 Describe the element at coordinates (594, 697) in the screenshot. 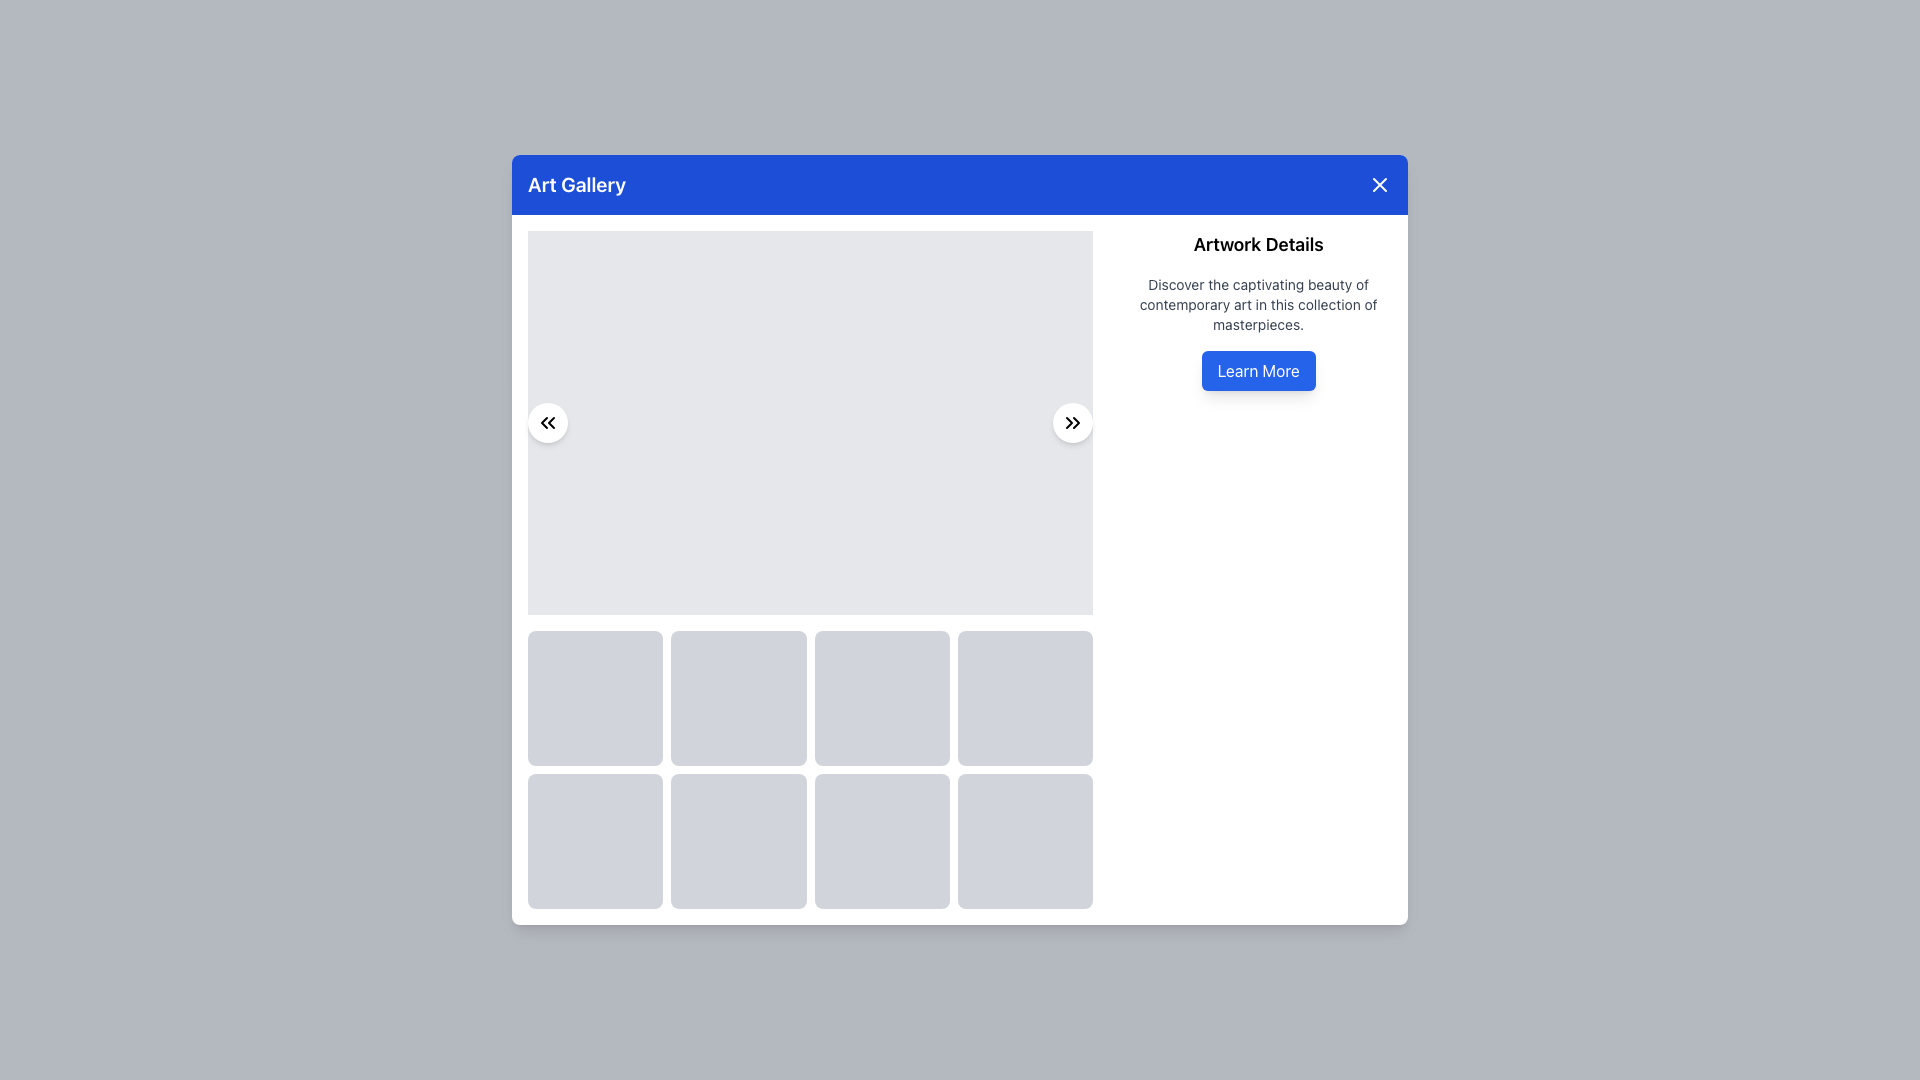

I see `the first static visual element with a light gray background and rounded corners located in the top-left corner of the grid layout` at that location.